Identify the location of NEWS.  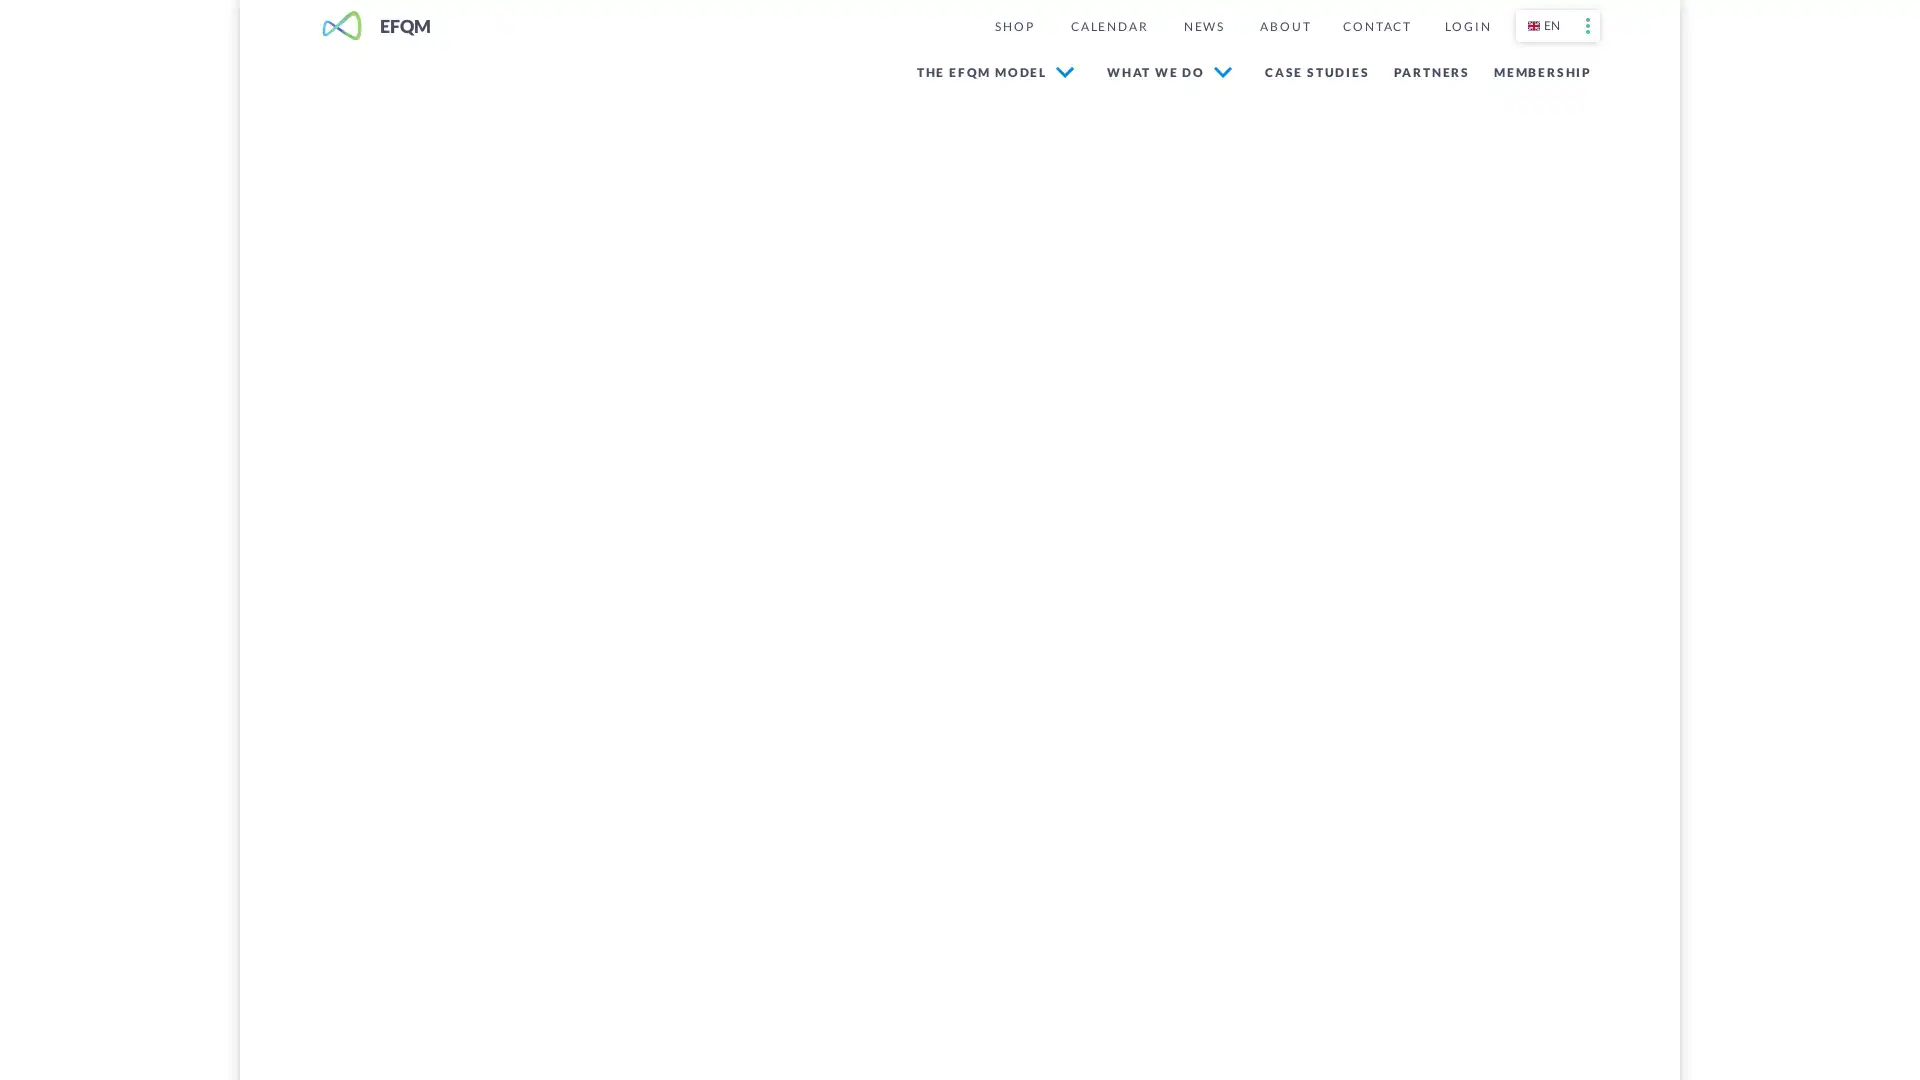
(1203, 26).